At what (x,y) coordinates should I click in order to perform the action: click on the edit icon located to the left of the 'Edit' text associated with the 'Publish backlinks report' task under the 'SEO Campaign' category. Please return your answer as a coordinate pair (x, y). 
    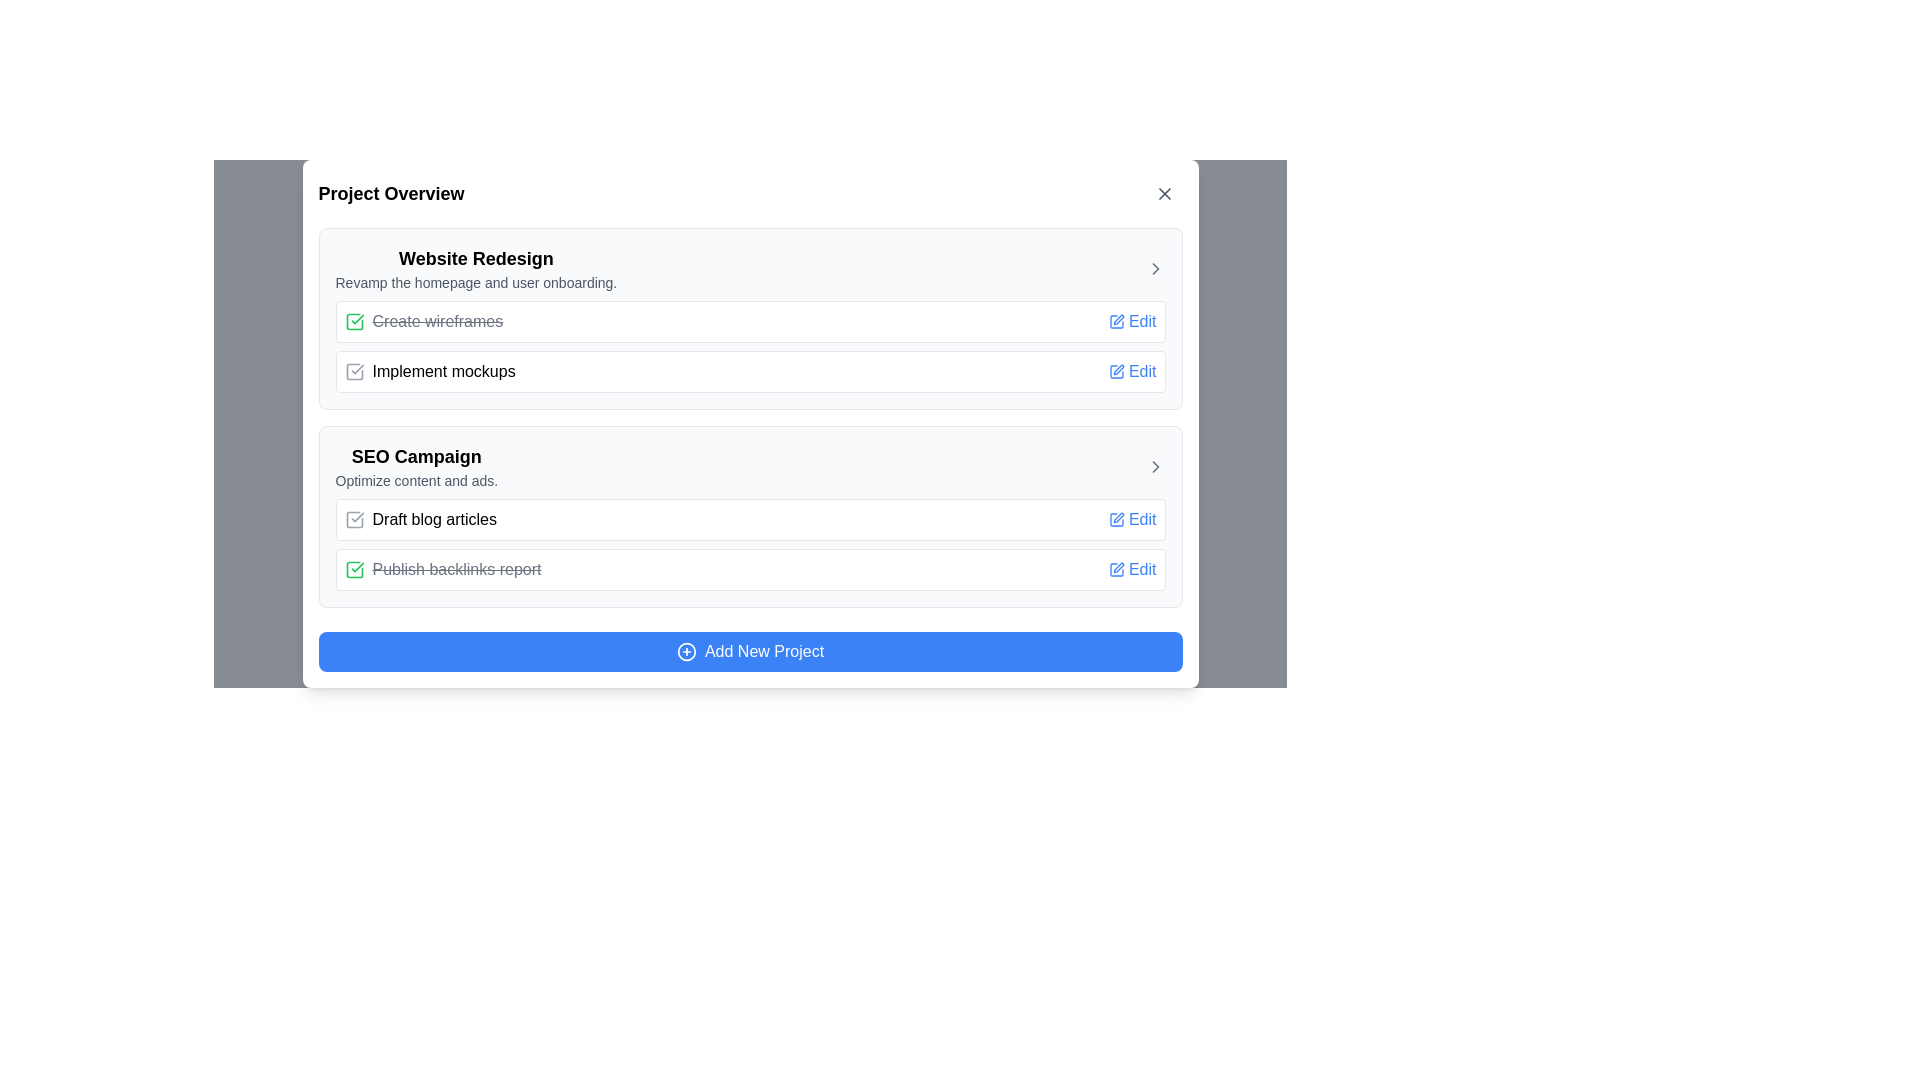
    Looking at the image, I should click on (1115, 519).